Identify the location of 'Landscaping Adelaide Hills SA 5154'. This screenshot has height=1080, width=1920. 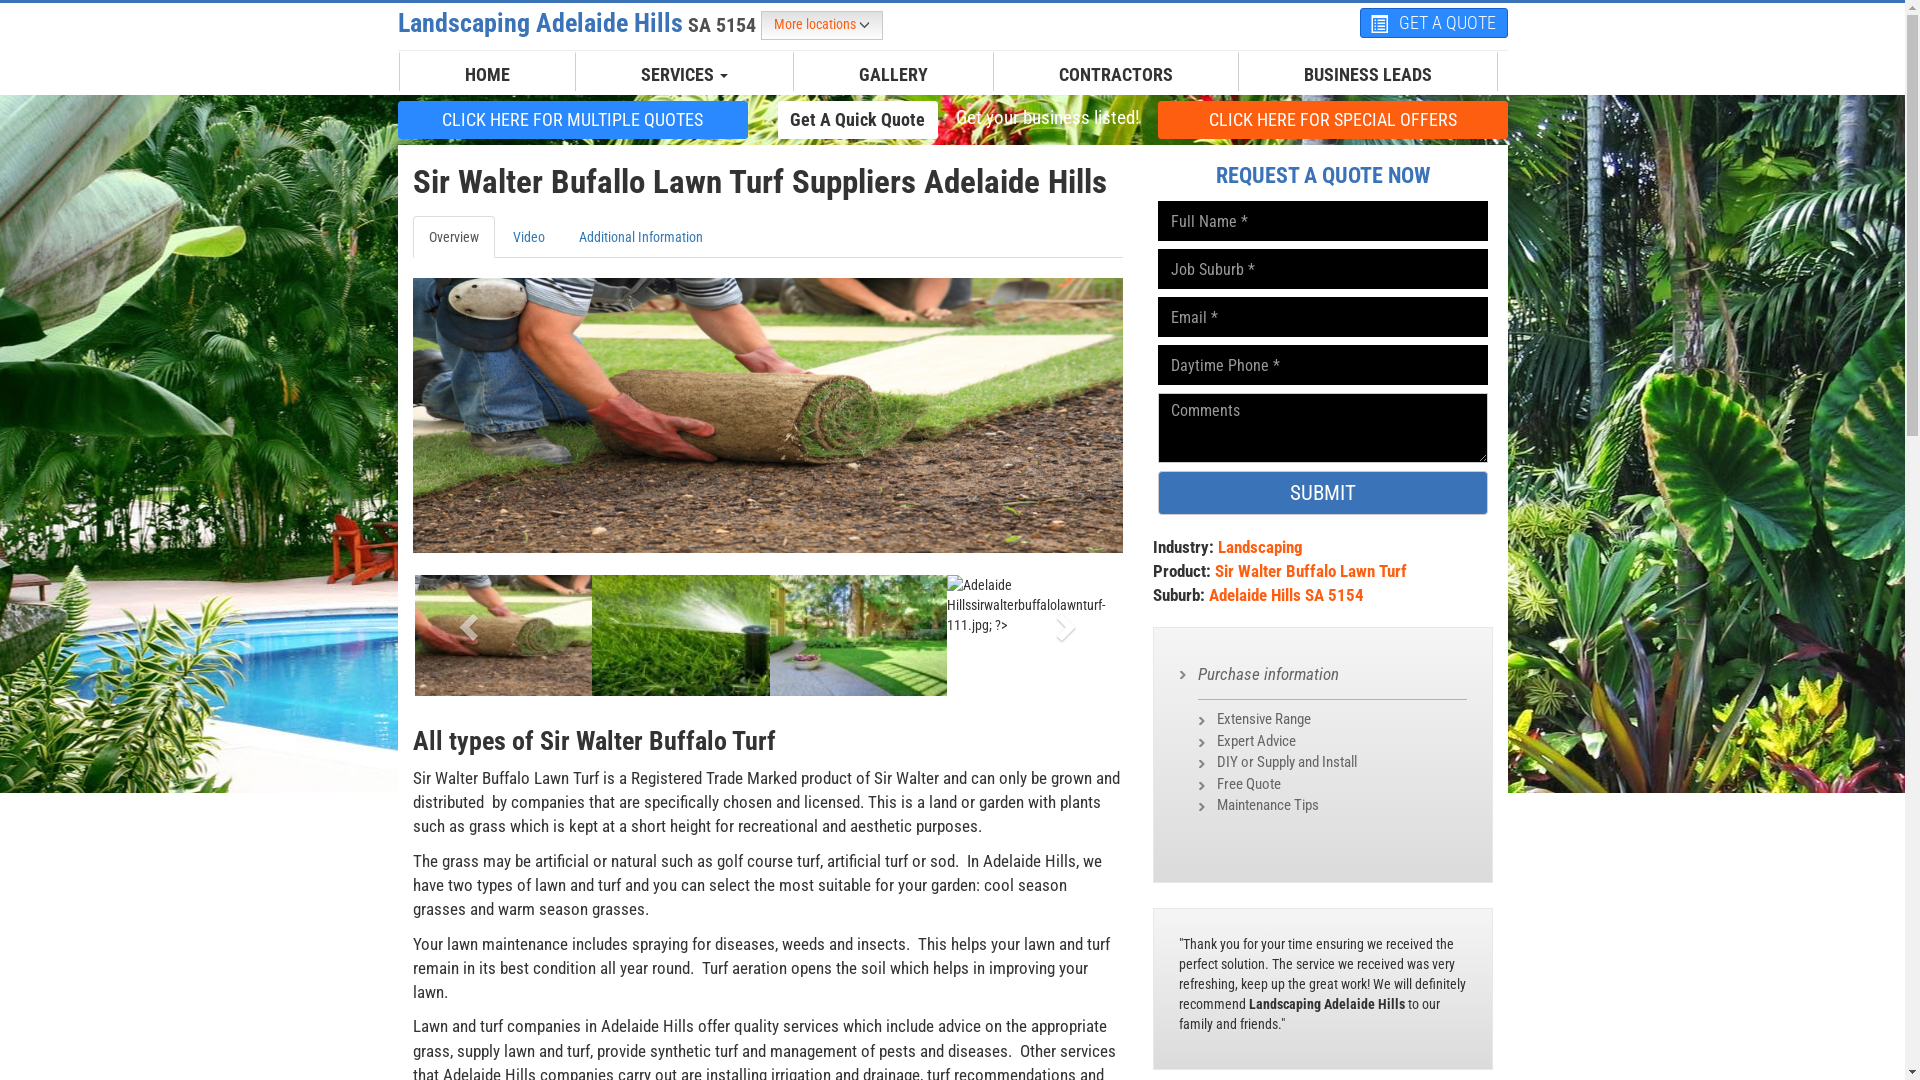
(578, 23).